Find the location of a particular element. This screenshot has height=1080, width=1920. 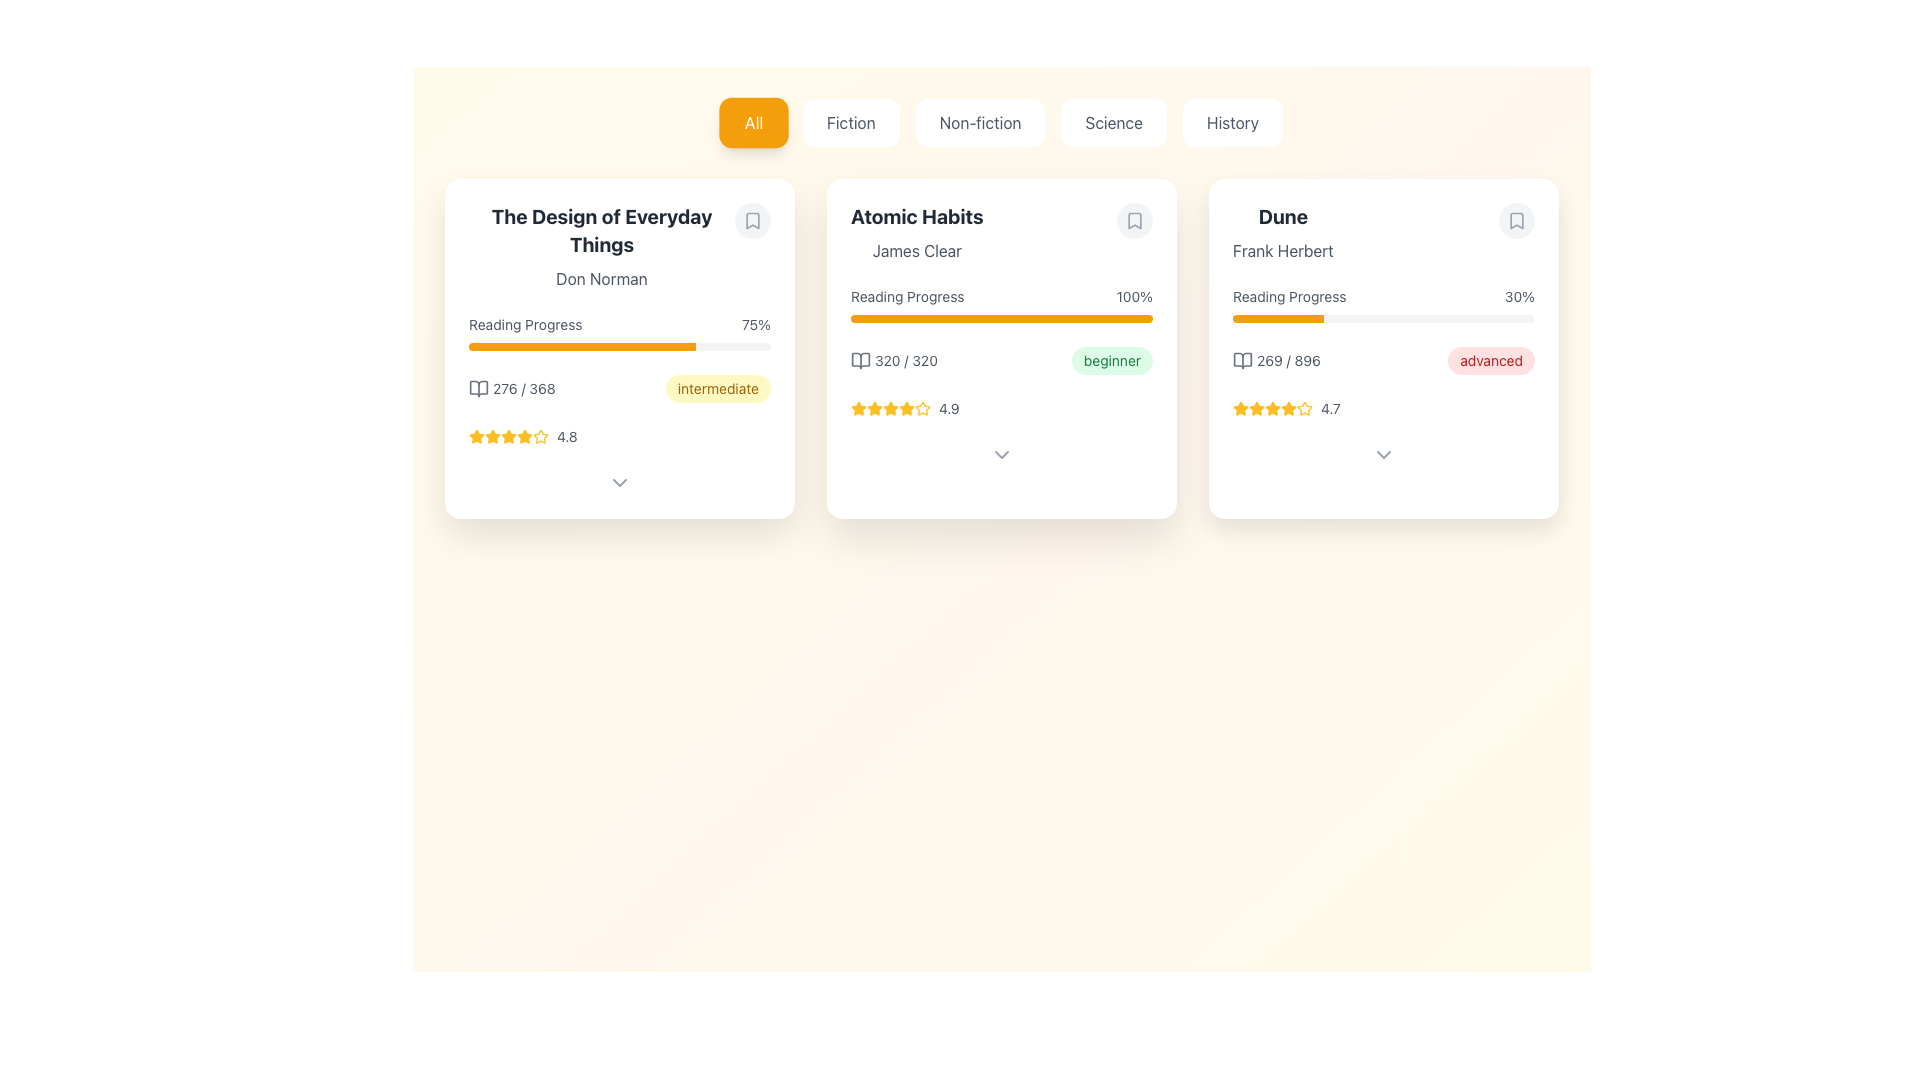

the progress indicator of the book 'Dune' located beneath the 'Reading Progress' text, which shows a completion percentage of 30% is located at coordinates (1382, 318).